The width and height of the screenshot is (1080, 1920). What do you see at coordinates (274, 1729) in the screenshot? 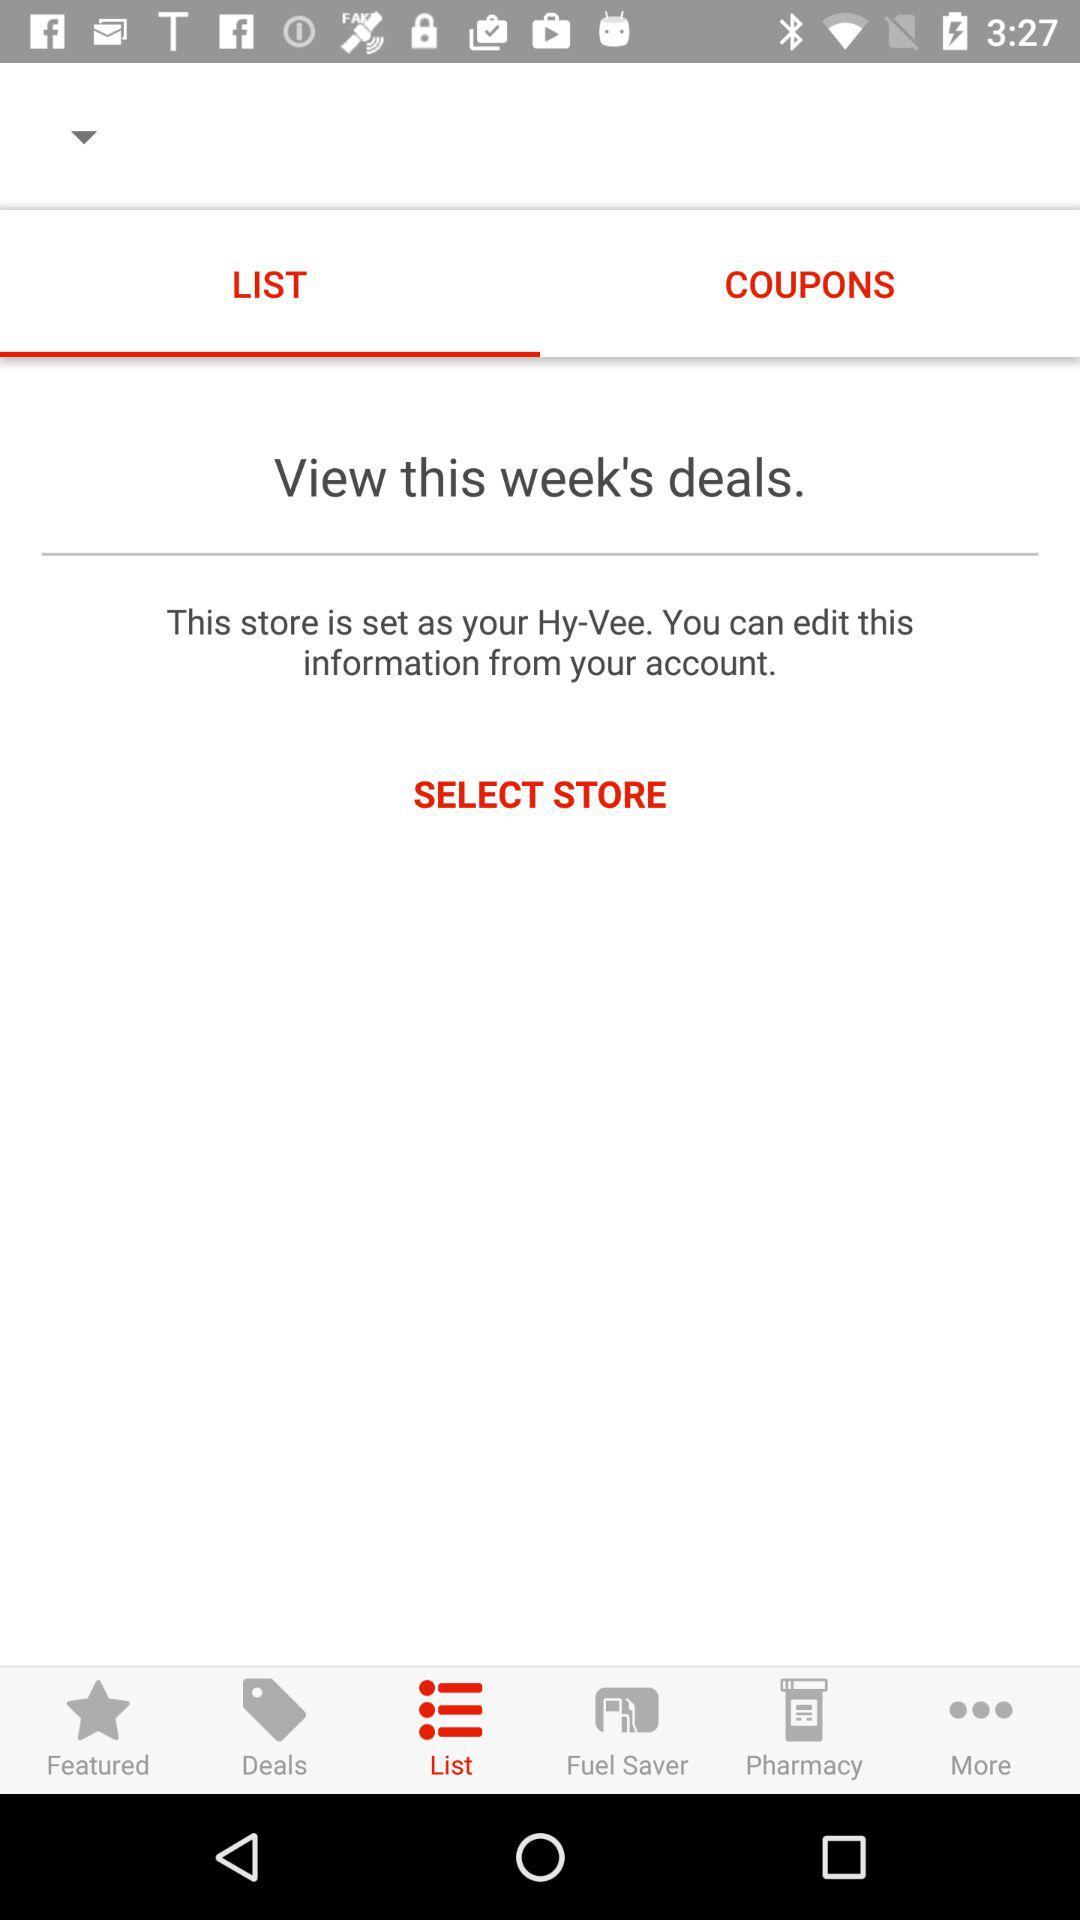
I see `the deals button on the web page` at bounding box center [274, 1729].